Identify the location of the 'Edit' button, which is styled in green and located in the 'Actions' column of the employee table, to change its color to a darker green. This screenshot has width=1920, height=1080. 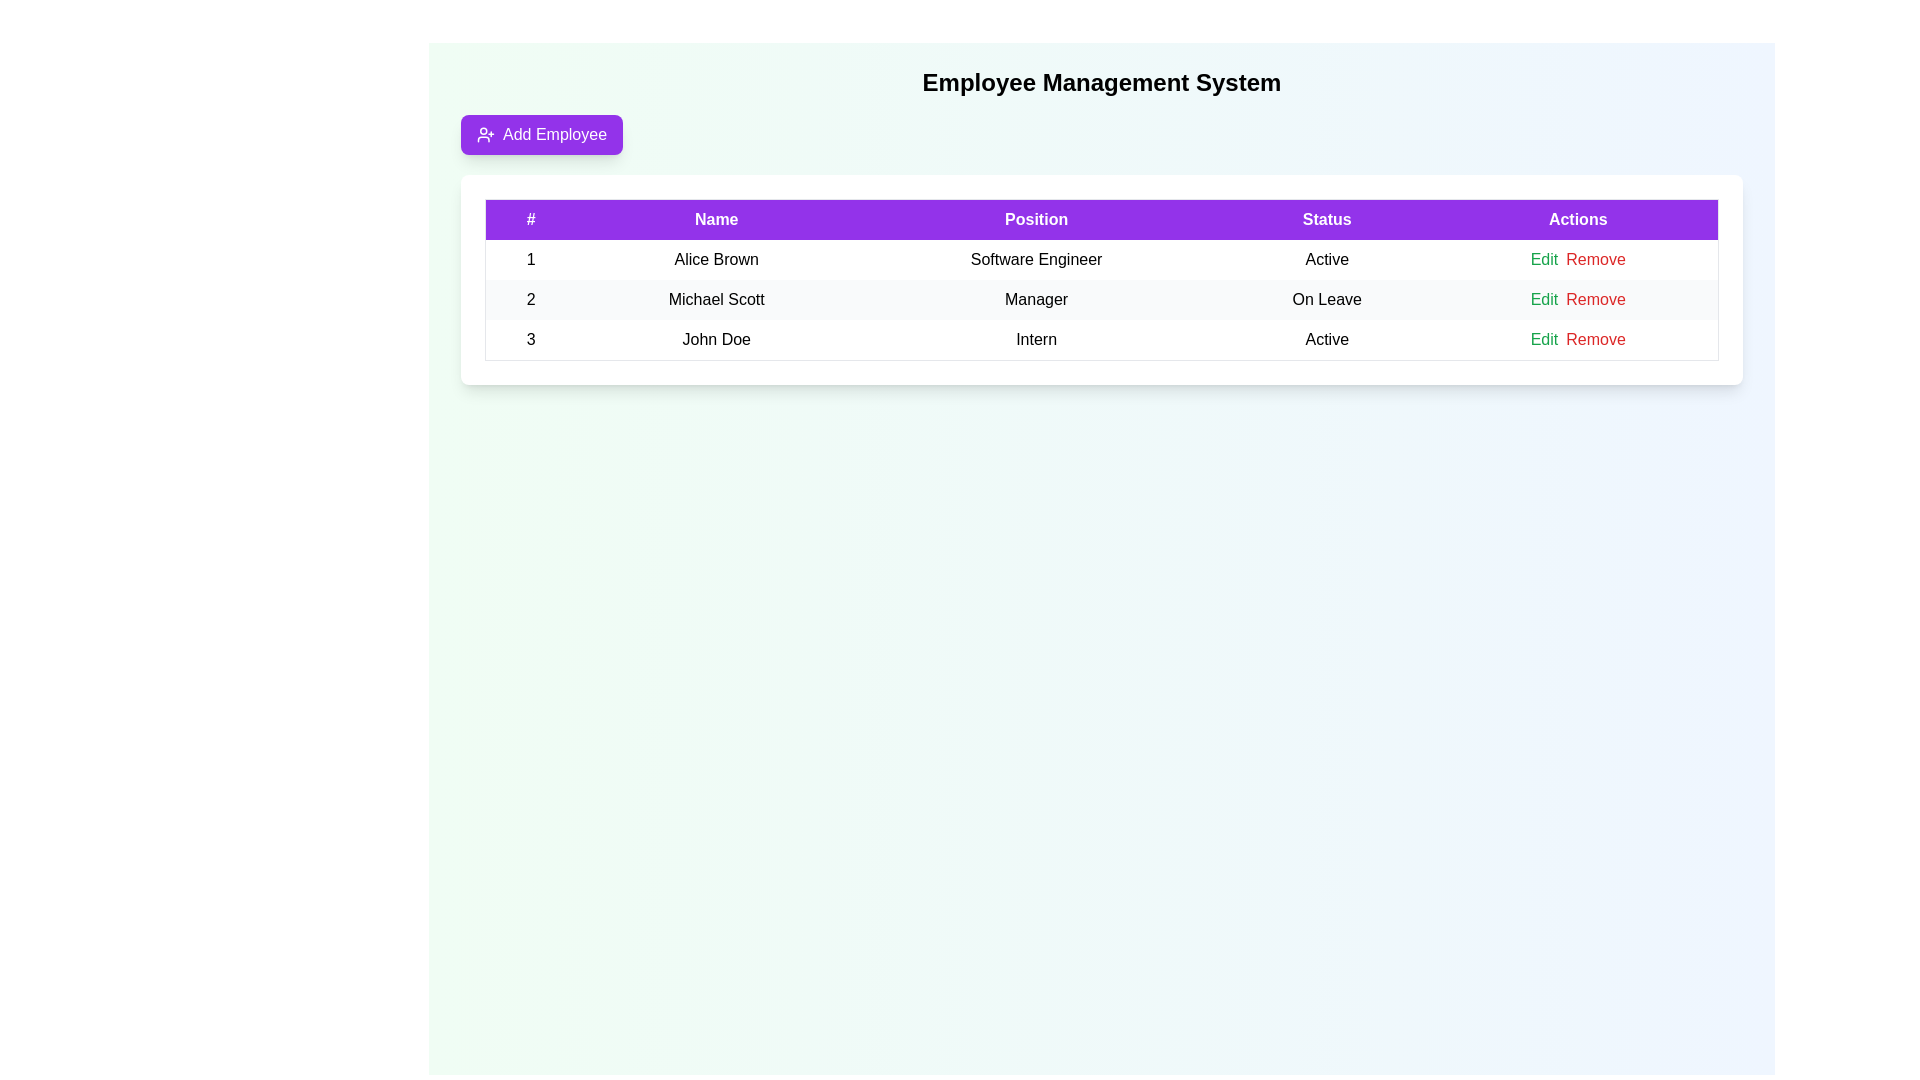
(1543, 258).